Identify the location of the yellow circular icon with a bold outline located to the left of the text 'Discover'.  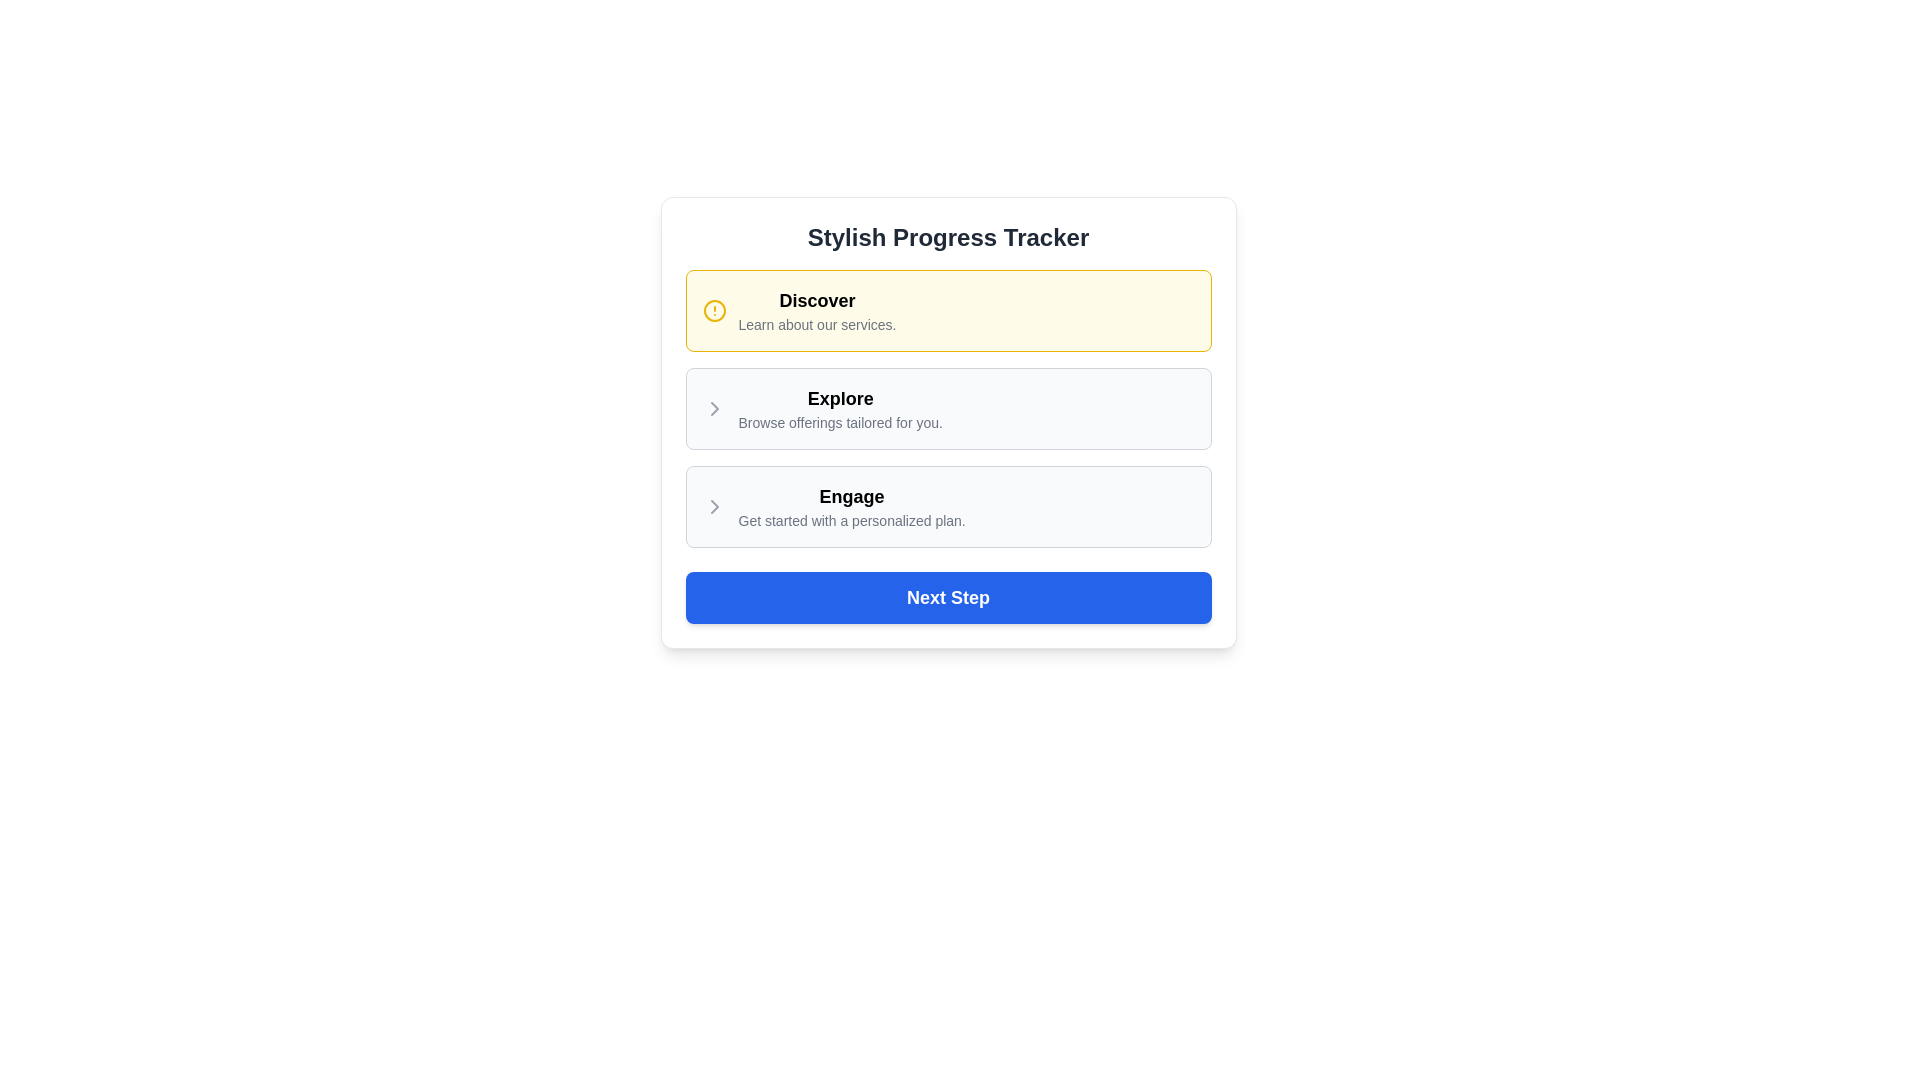
(714, 311).